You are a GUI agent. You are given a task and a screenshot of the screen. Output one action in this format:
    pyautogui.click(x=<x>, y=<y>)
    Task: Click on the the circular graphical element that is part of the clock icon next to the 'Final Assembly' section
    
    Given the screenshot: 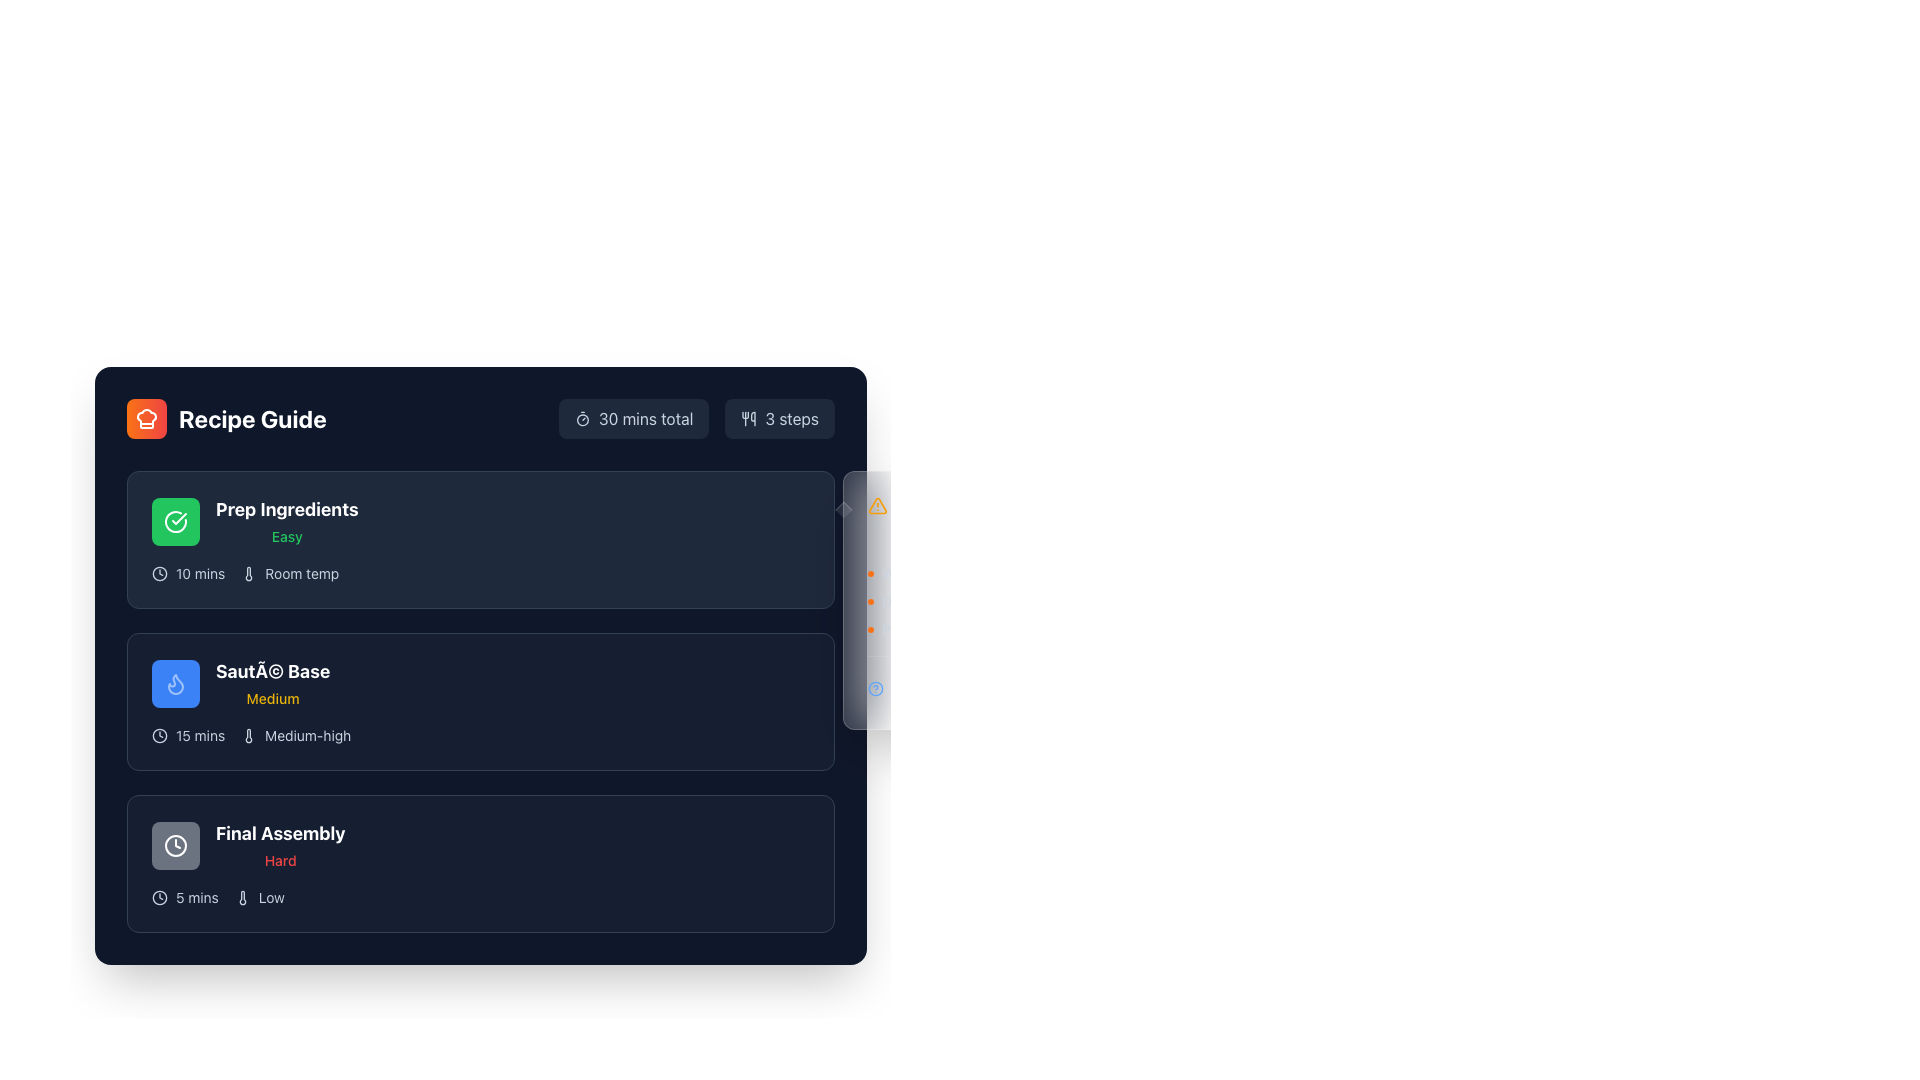 What is the action you would take?
    pyautogui.click(x=158, y=574)
    